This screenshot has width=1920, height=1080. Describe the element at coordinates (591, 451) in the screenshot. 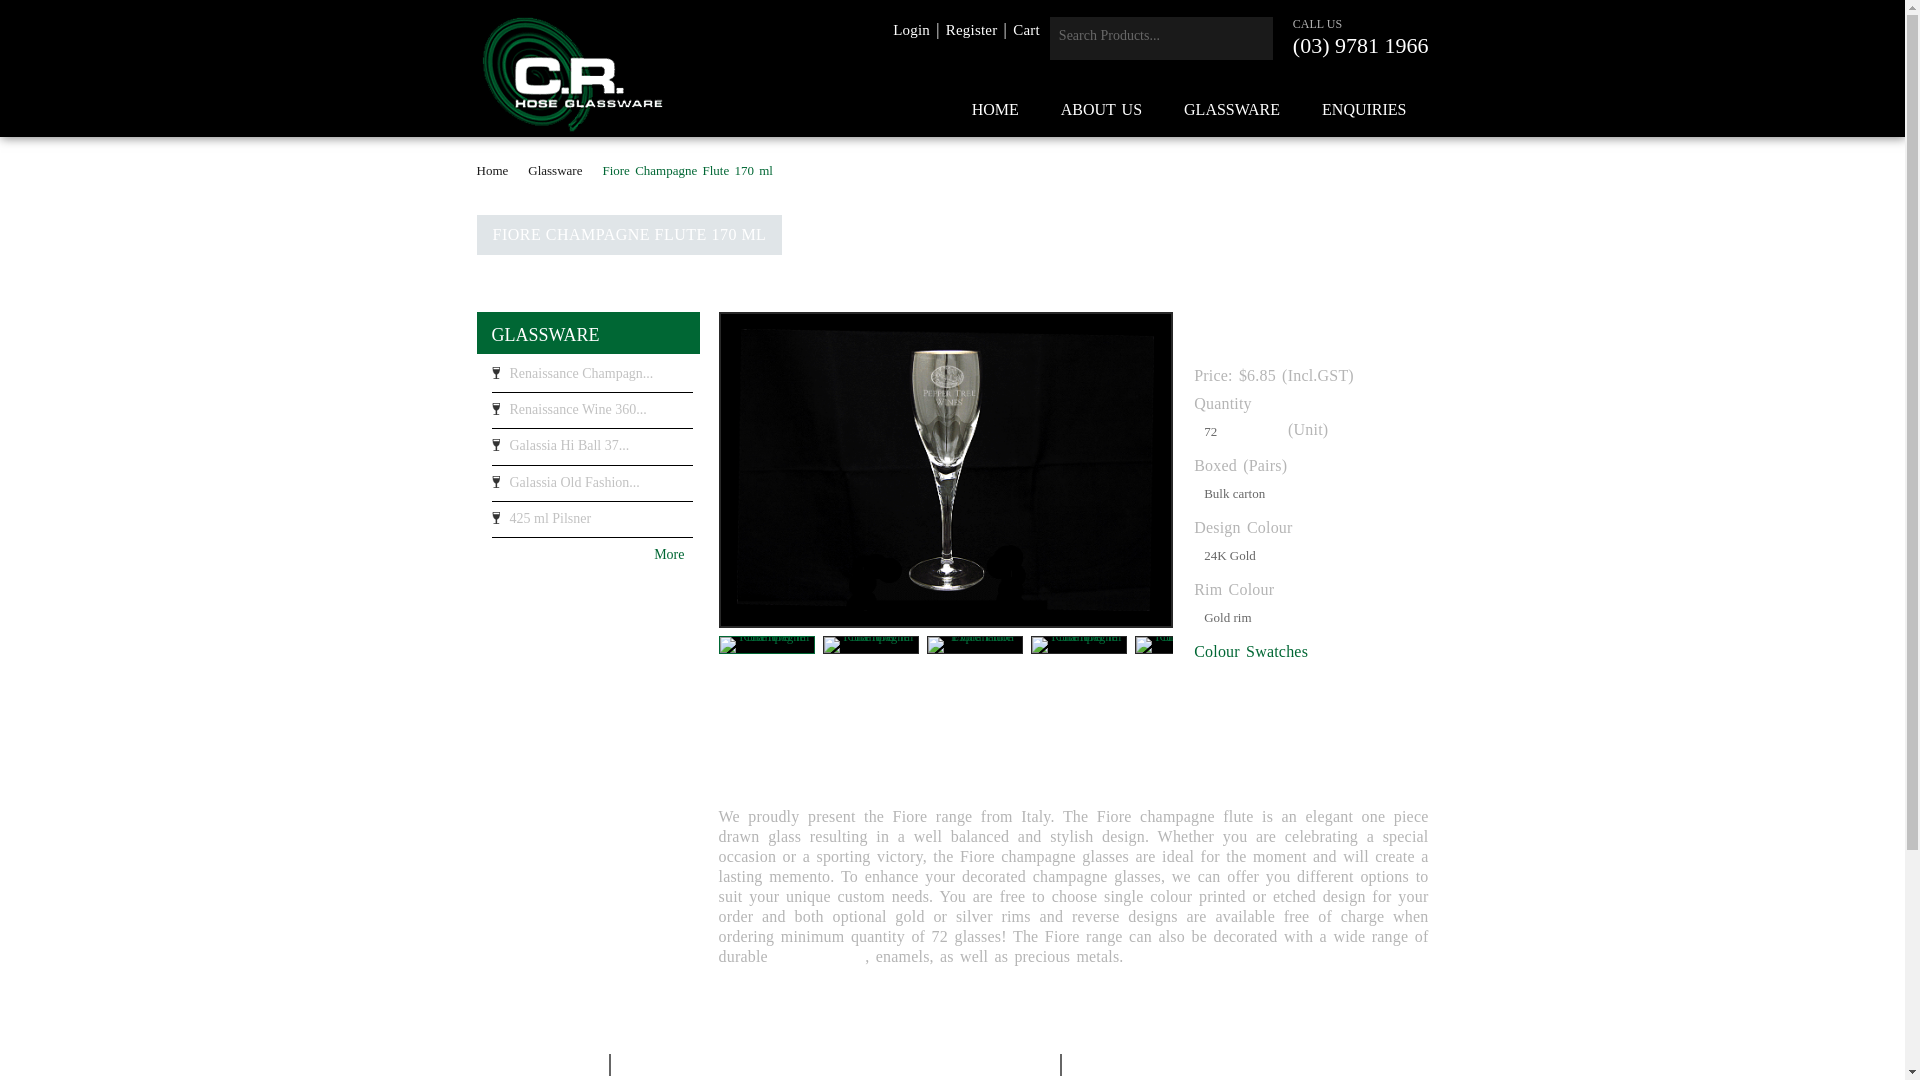

I see `'Galassia Hi Ball 37...'` at that location.